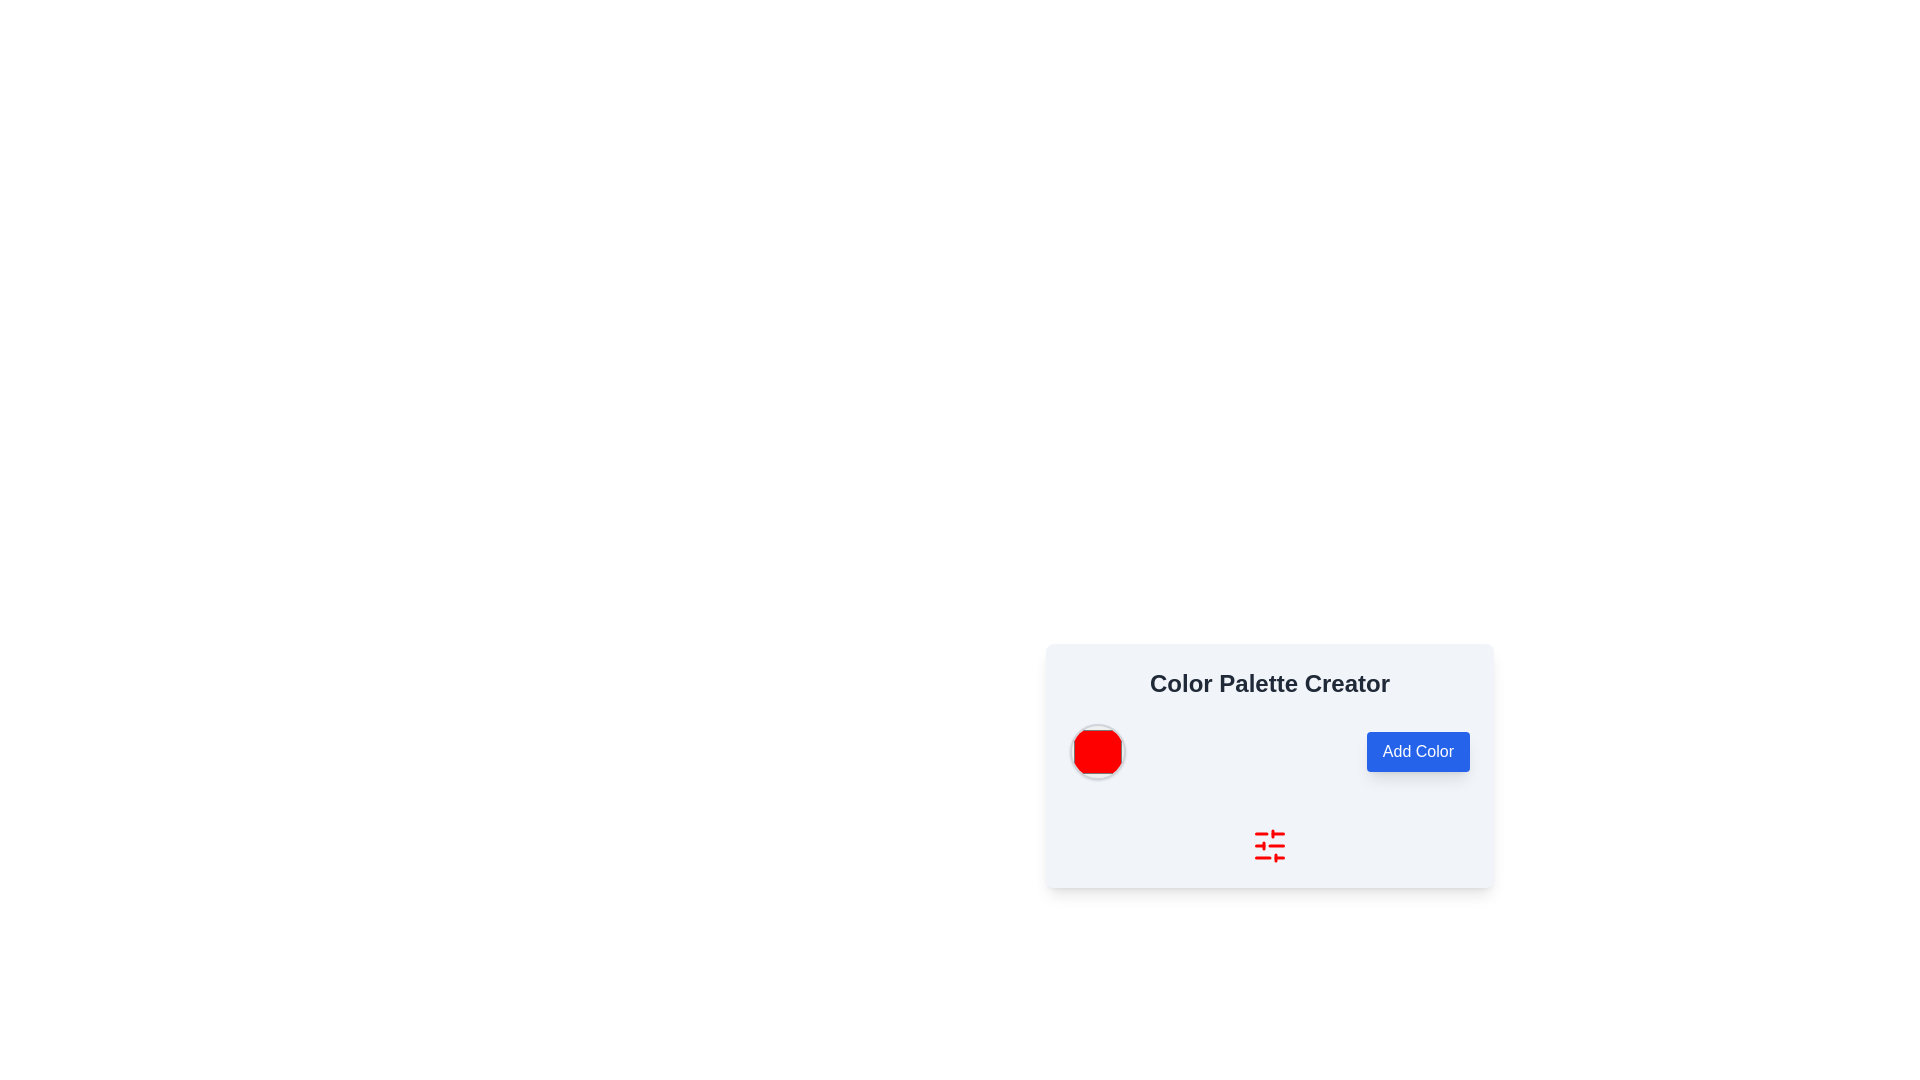  I want to click on the 'Add Color' button, which has a blue background and white text, located within the 'Color Palette Creator' control panel, so click(1417, 752).